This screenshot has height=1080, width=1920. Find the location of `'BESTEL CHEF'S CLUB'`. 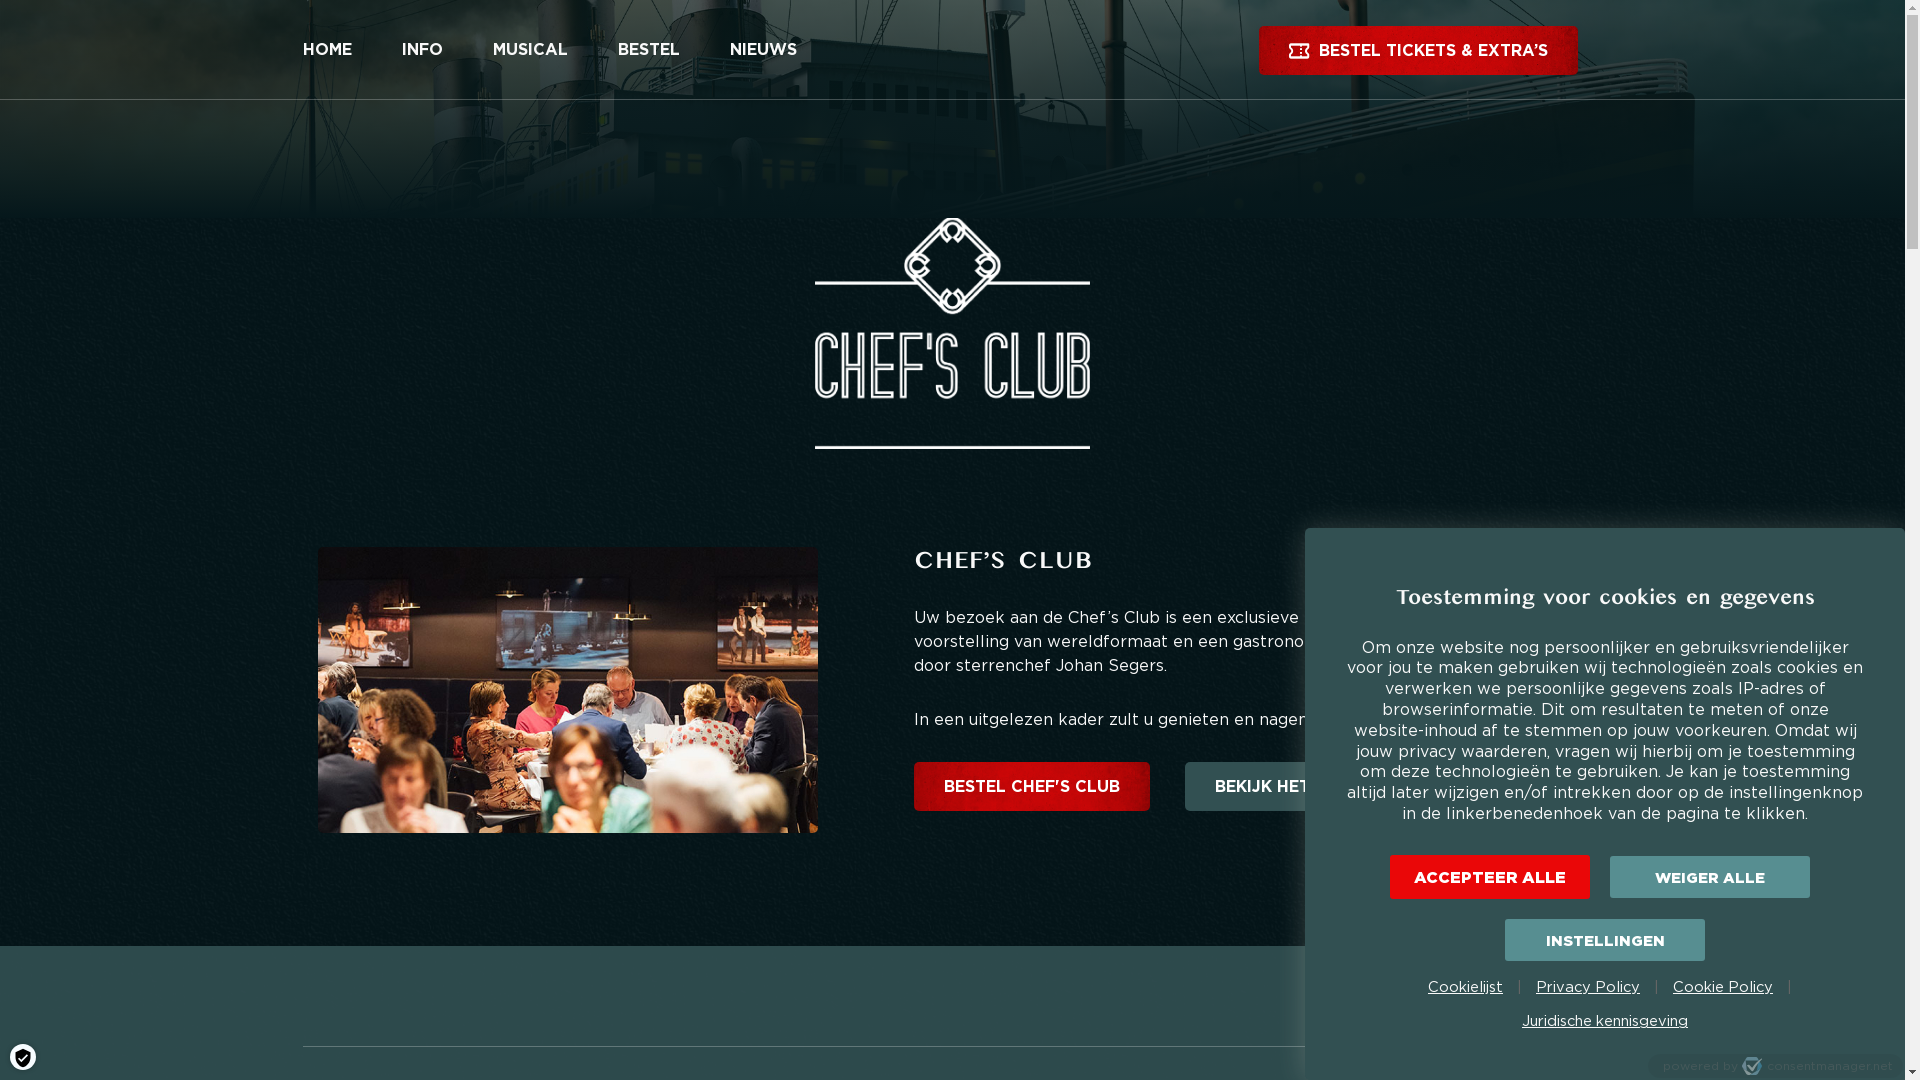

'BESTEL CHEF'S CLUB' is located at coordinates (1032, 785).